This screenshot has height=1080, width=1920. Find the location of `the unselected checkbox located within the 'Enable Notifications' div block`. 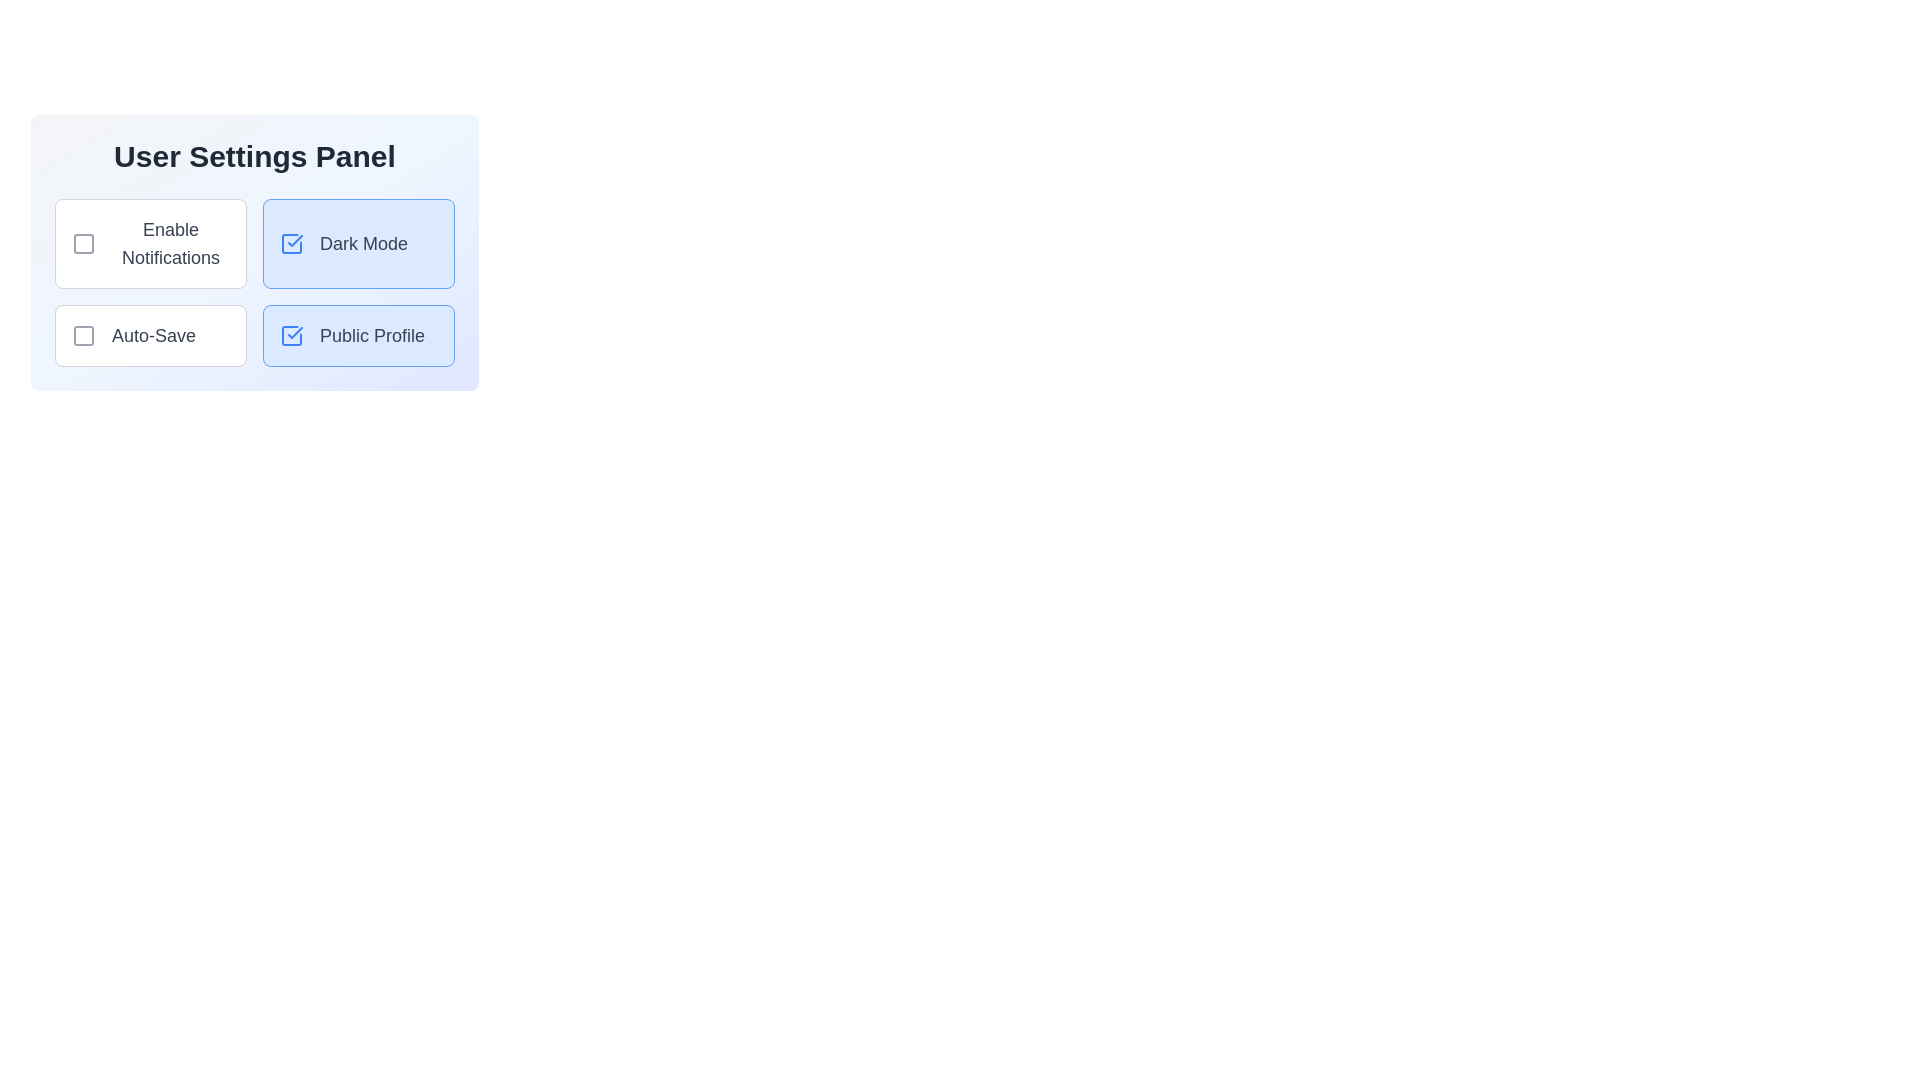

the unselected checkbox located within the 'Enable Notifications' div block is located at coordinates (82, 242).